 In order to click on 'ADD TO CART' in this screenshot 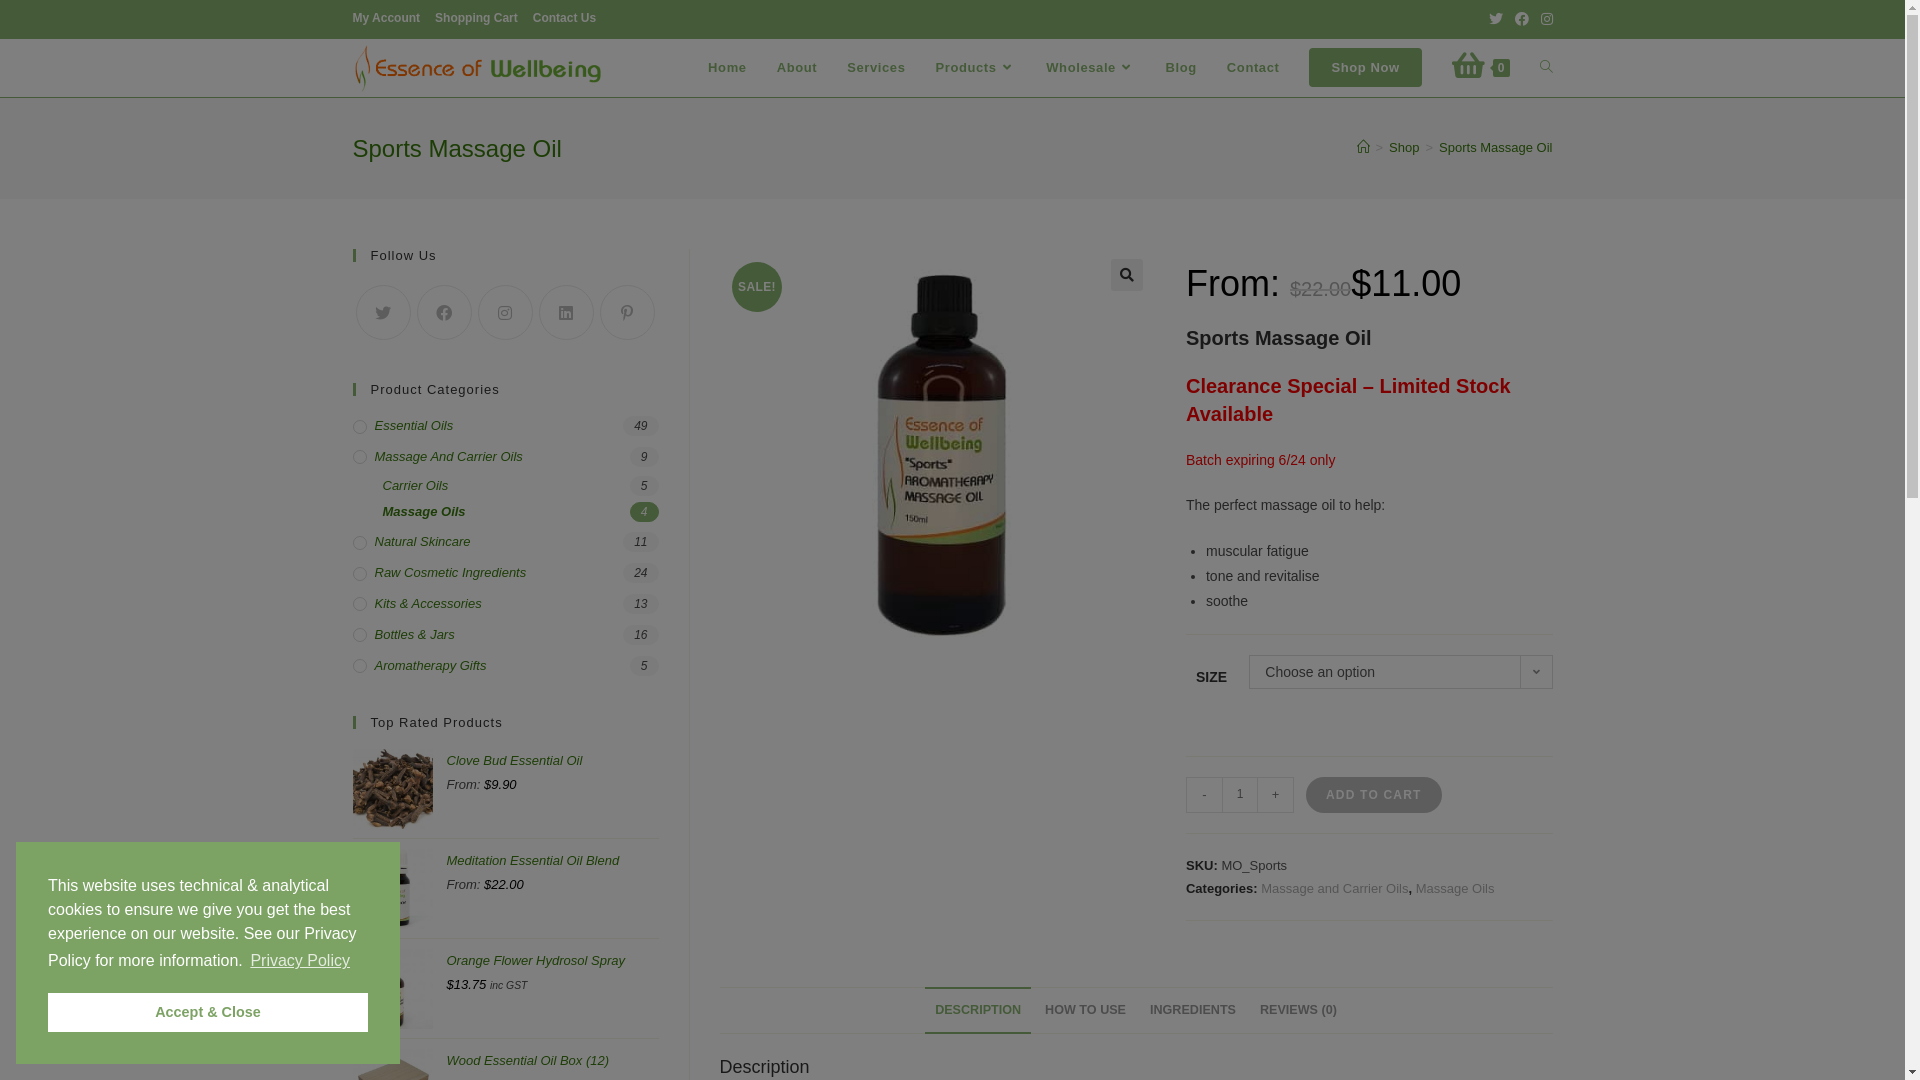, I will do `click(1372, 793)`.